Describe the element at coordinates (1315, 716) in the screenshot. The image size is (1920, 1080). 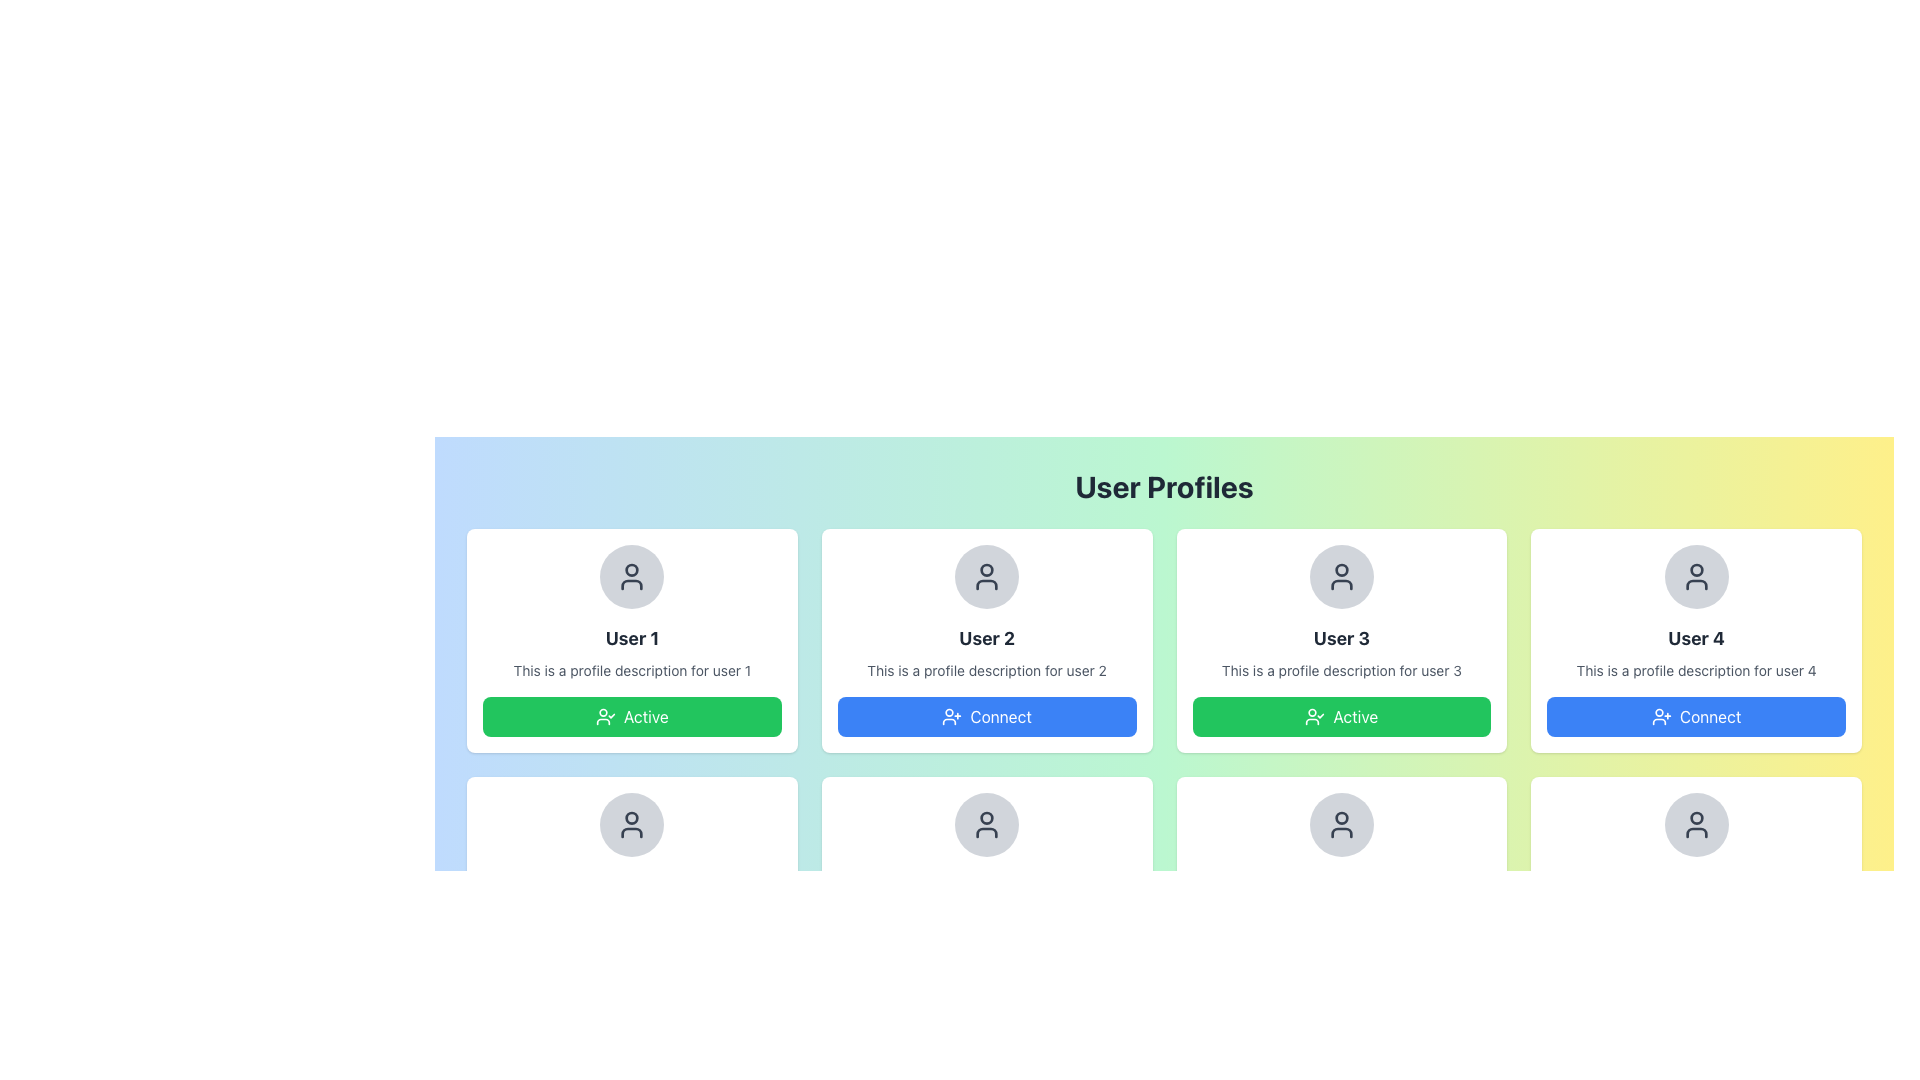
I see `the SVG Icon representing the confirmation status of 'User 3's profile, located in the bottom section of their profile card` at that location.